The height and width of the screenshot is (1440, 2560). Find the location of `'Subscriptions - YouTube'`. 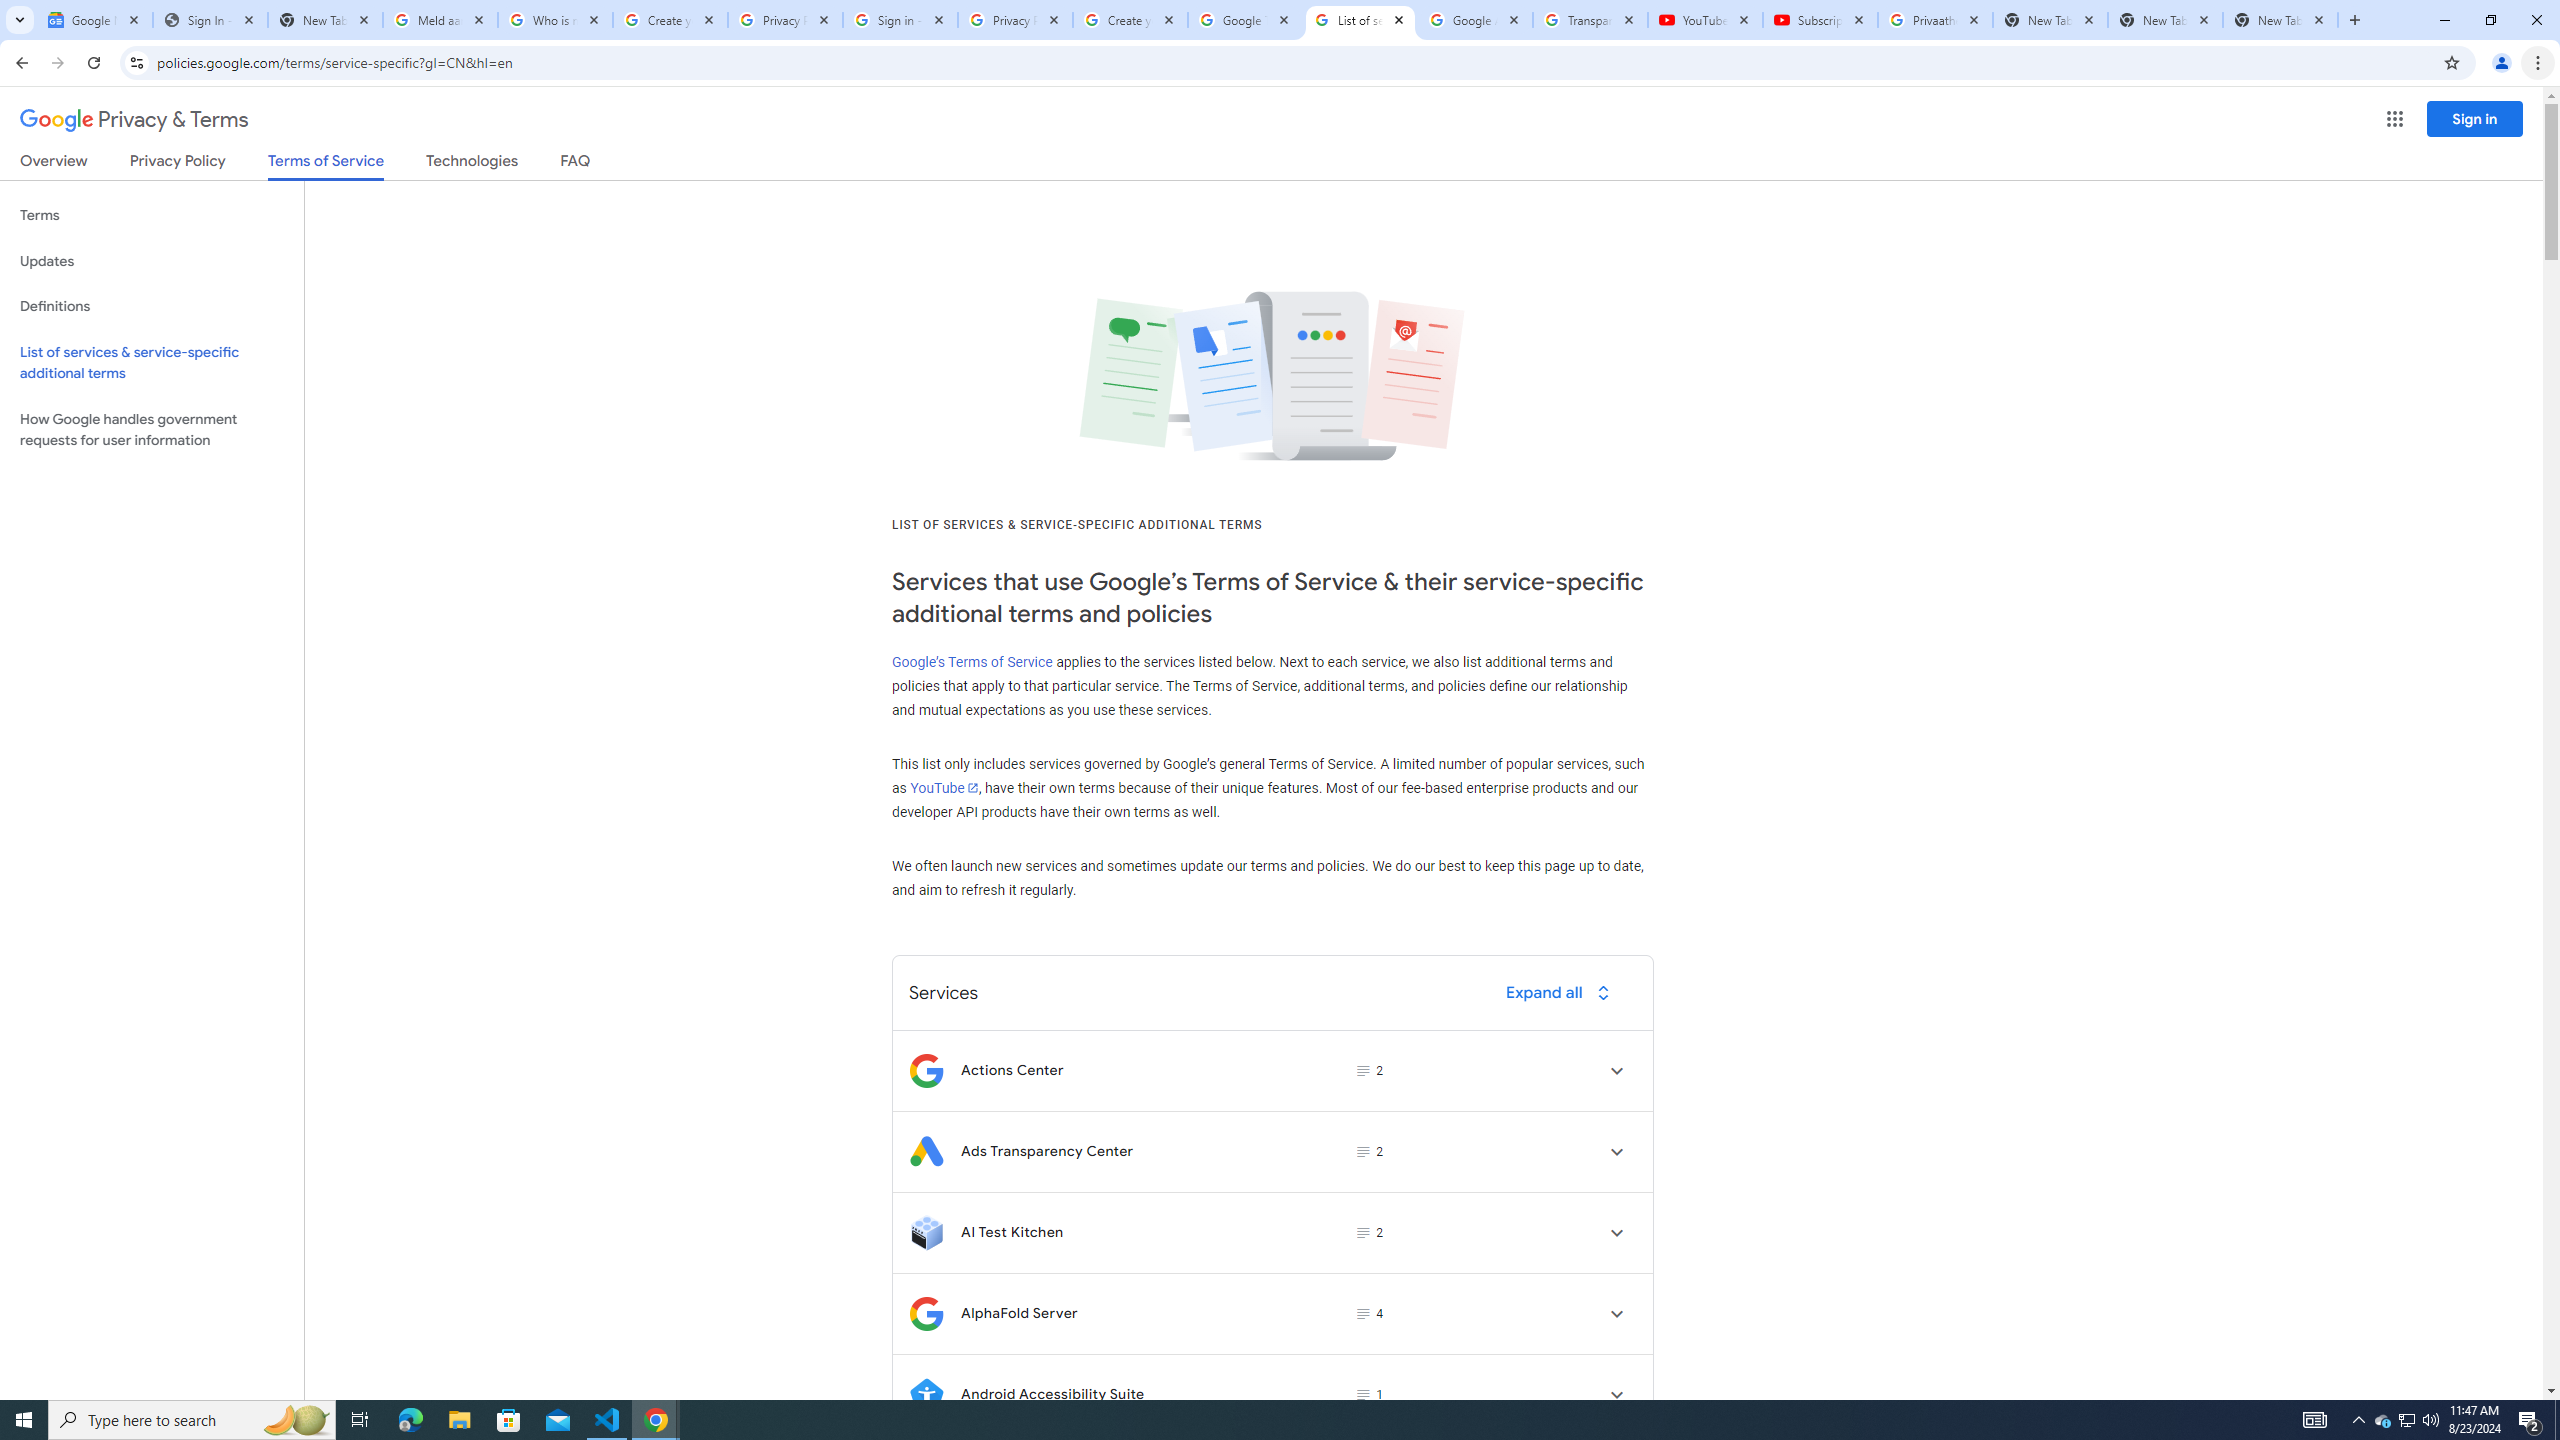

'Subscriptions - YouTube' is located at coordinates (1819, 19).